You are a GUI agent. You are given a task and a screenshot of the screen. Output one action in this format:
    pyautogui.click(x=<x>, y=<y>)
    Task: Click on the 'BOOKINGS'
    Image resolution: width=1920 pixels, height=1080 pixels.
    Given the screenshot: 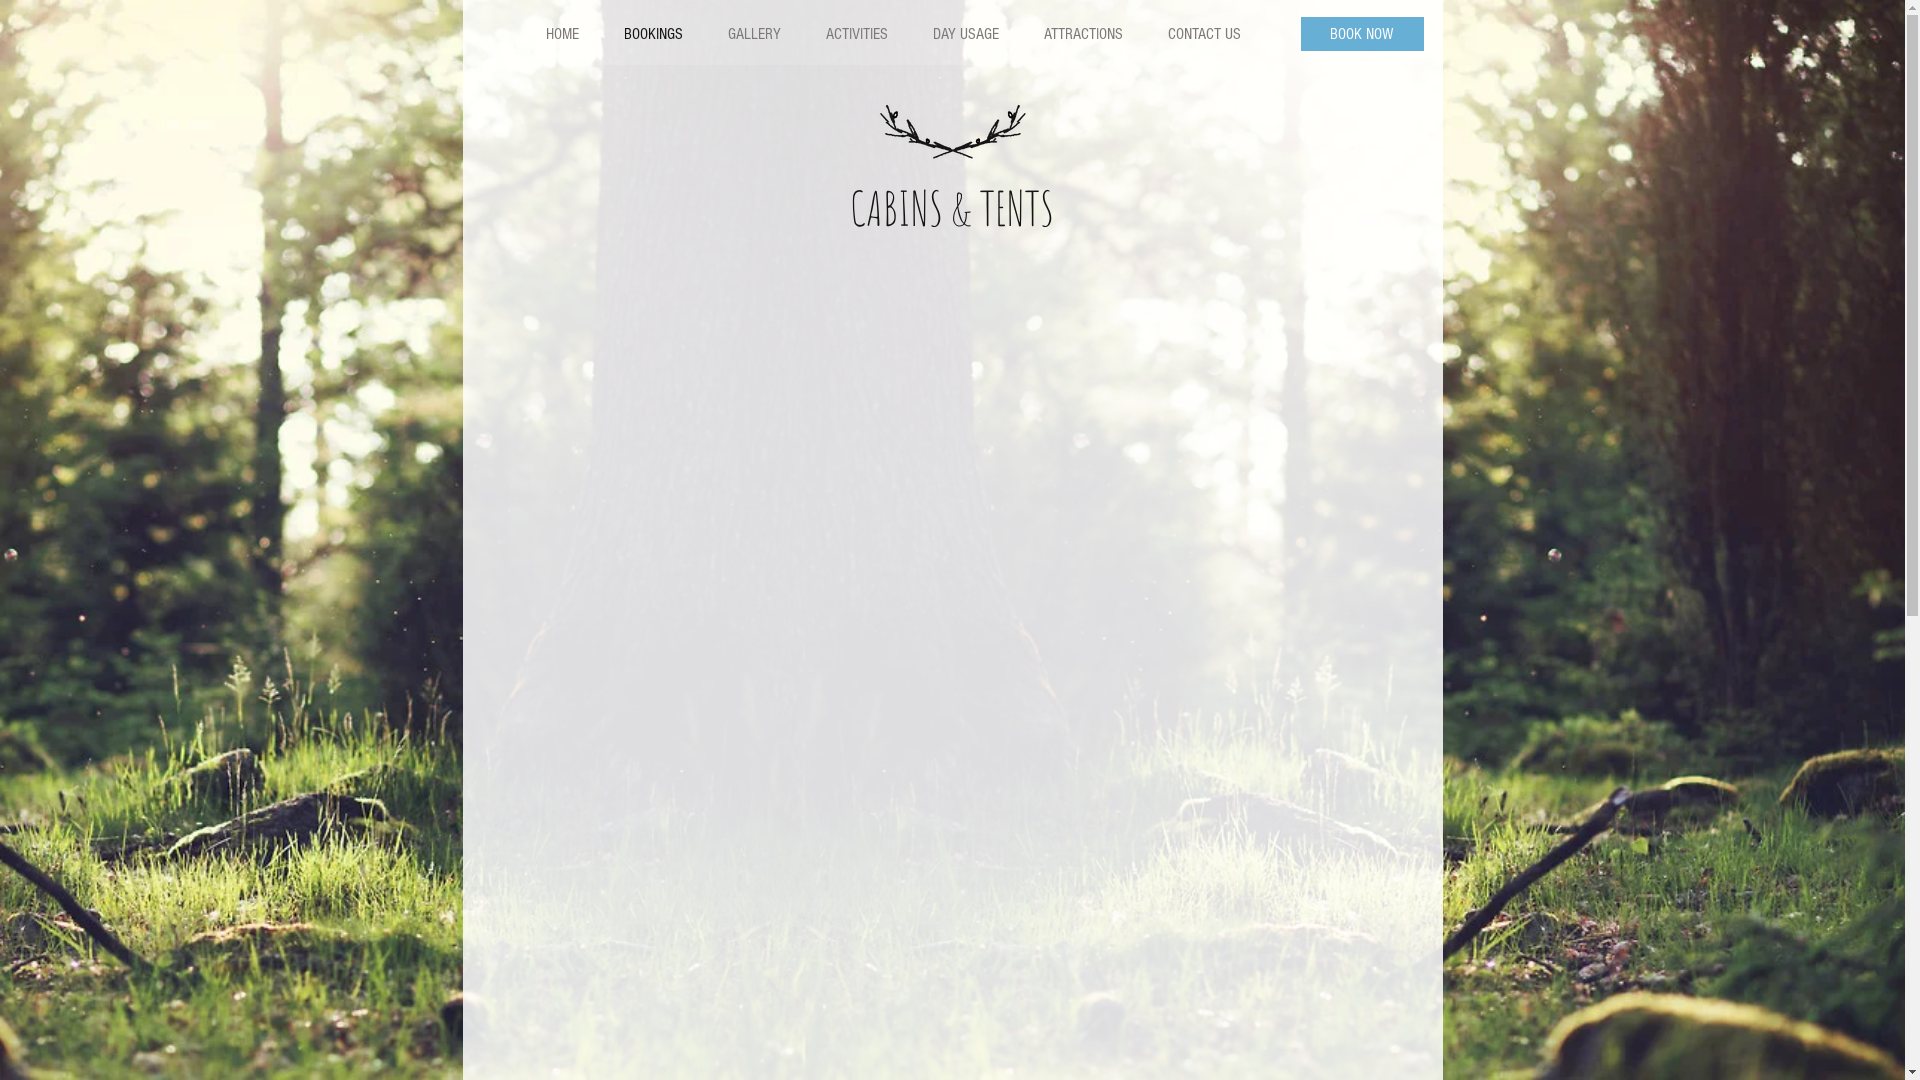 What is the action you would take?
    pyautogui.click(x=599, y=34)
    